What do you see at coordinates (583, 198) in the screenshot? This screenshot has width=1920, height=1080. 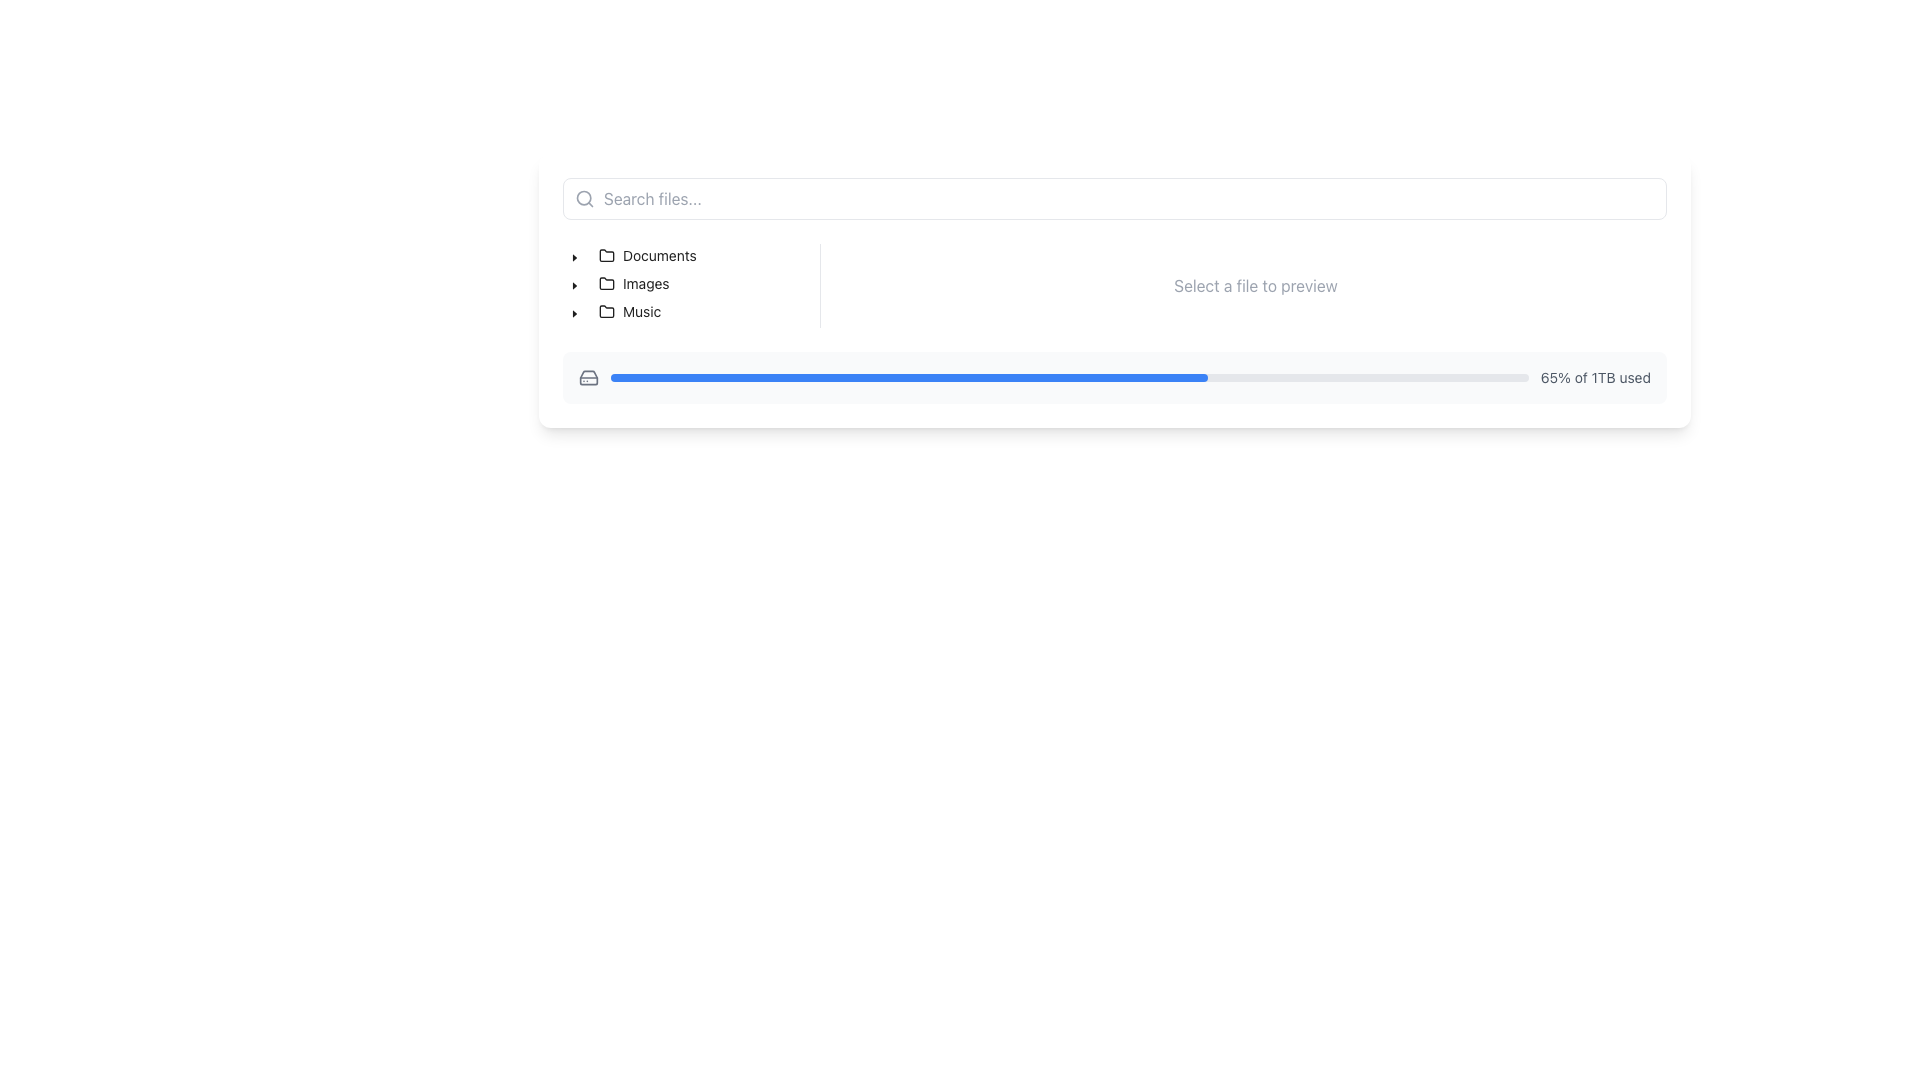 I see `the SVG Circle element located at the center of the left side of the search bar interface, which is part of a graphical representation for search functionality` at bounding box center [583, 198].